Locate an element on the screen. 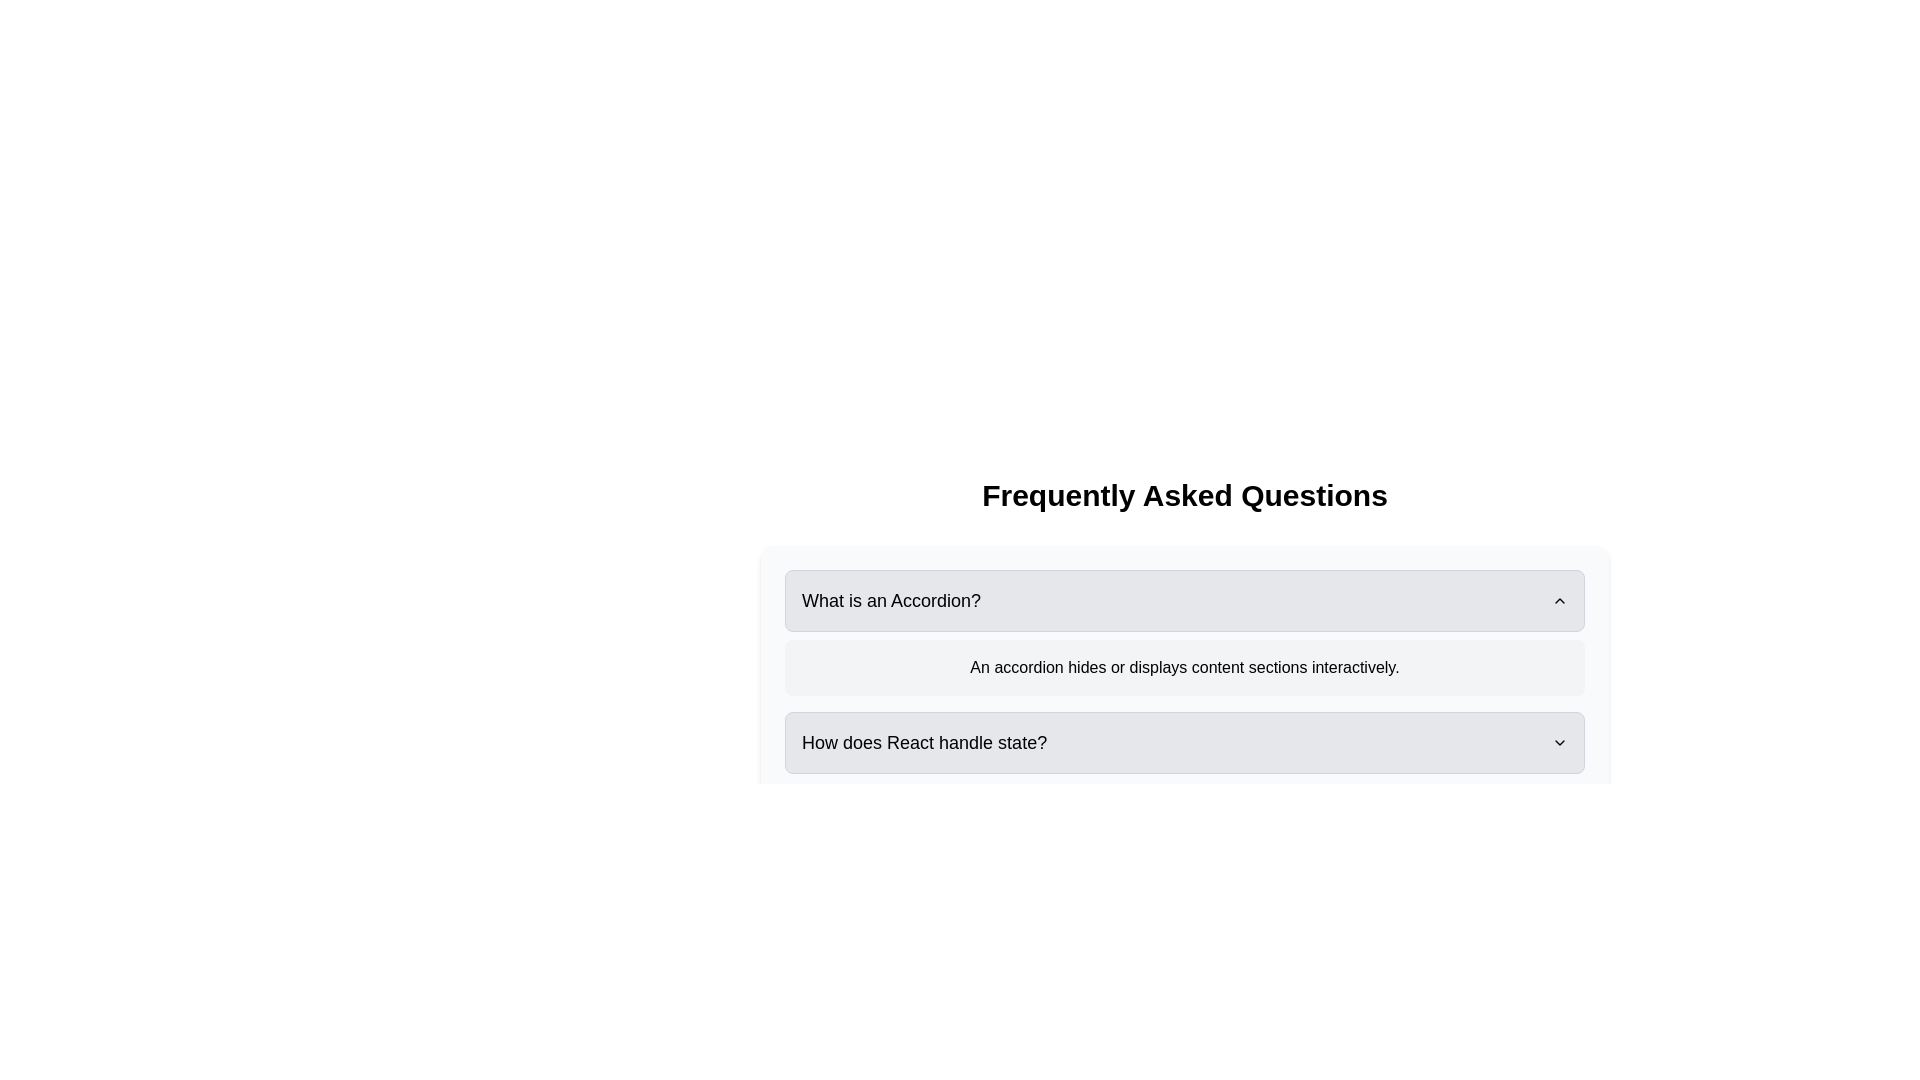 The height and width of the screenshot is (1080, 1920). the interactive accordion item labeled 'How does React handle state?' is located at coordinates (1185, 717).